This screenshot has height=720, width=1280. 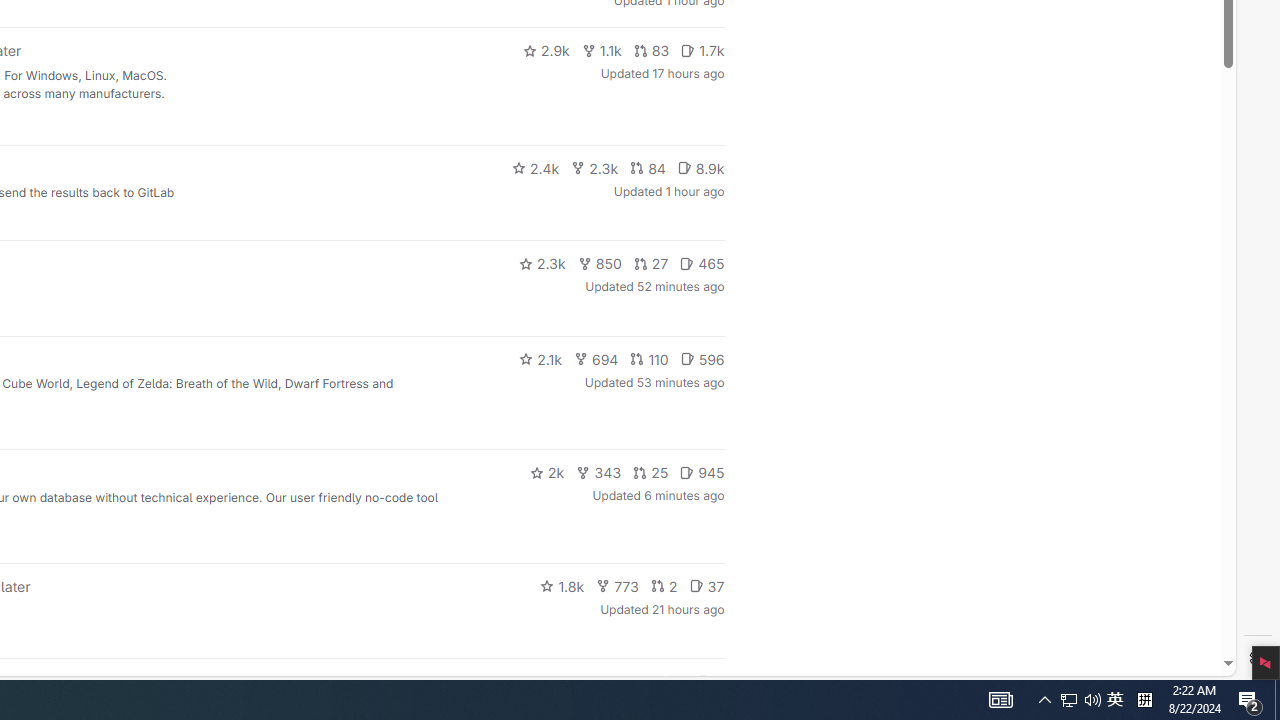 What do you see at coordinates (546, 473) in the screenshot?
I see `'2k'` at bounding box center [546, 473].